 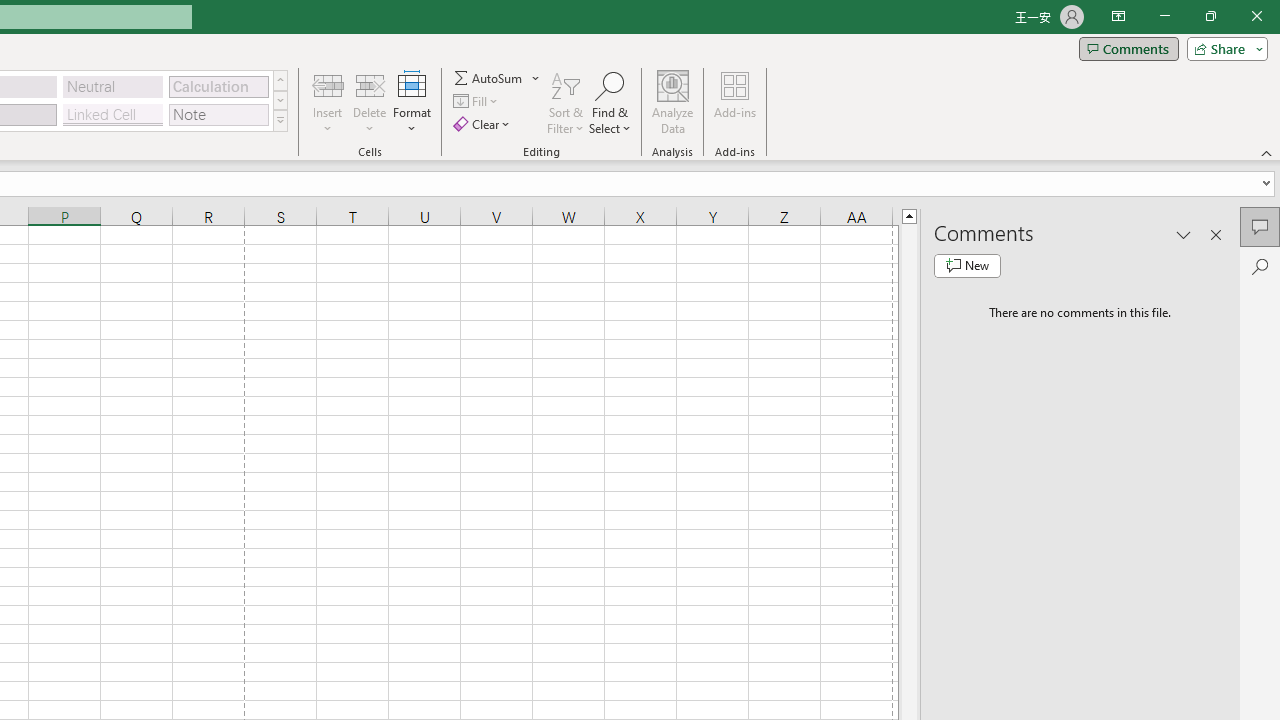 I want to click on 'Fill', so click(x=477, y=101).